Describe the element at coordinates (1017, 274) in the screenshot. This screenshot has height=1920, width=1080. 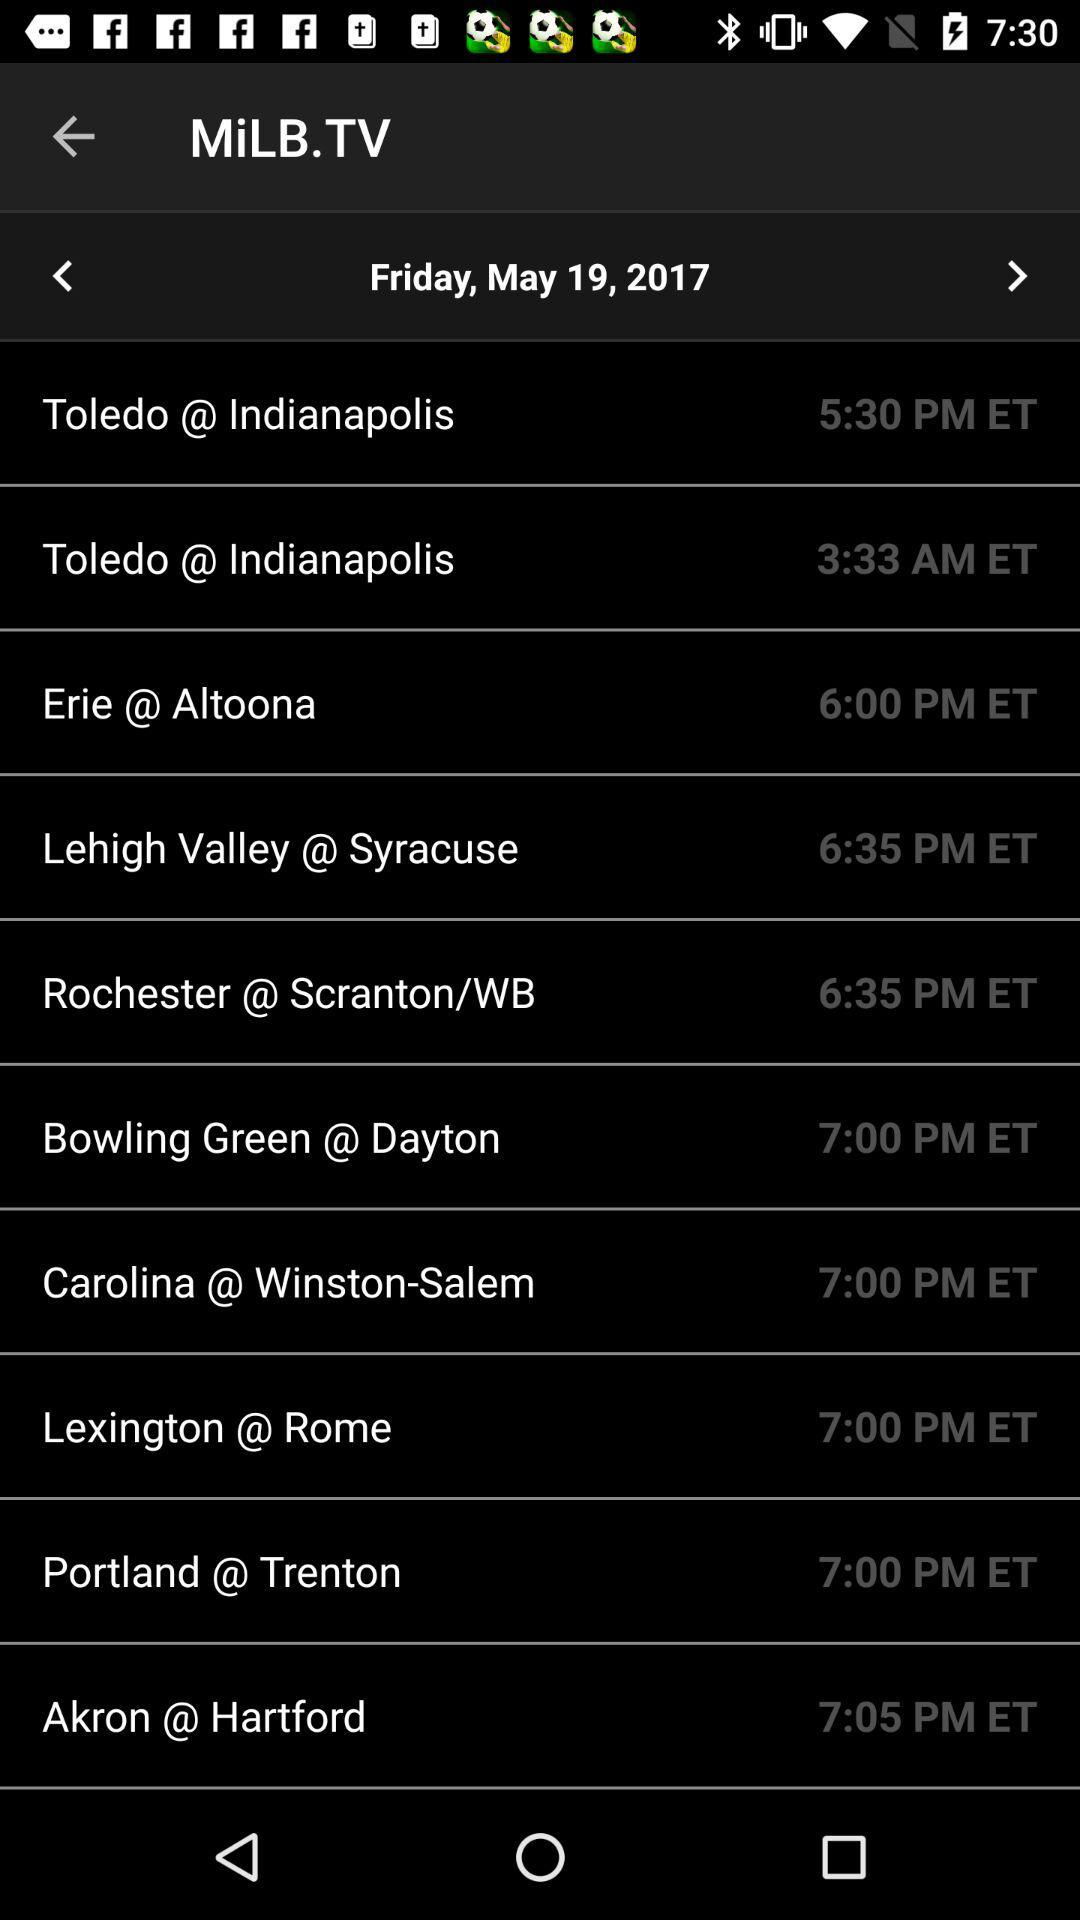
I see `next option` at that location.